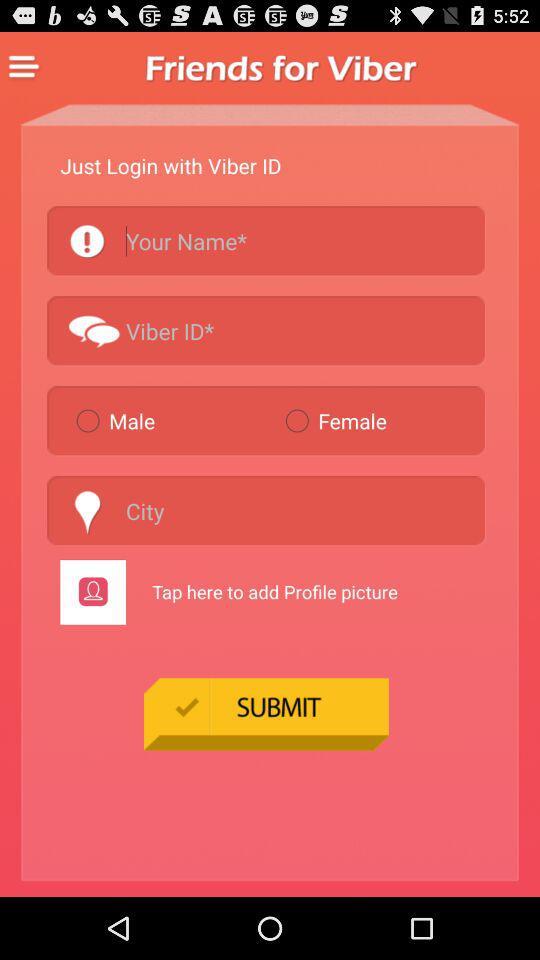 Image resolution: width=540 pixels, height=960 pixels. What do you see at coordinates (171, 419) in the screenshot?
I see `the item to the left of the female item` at bounding box center [171, 419].